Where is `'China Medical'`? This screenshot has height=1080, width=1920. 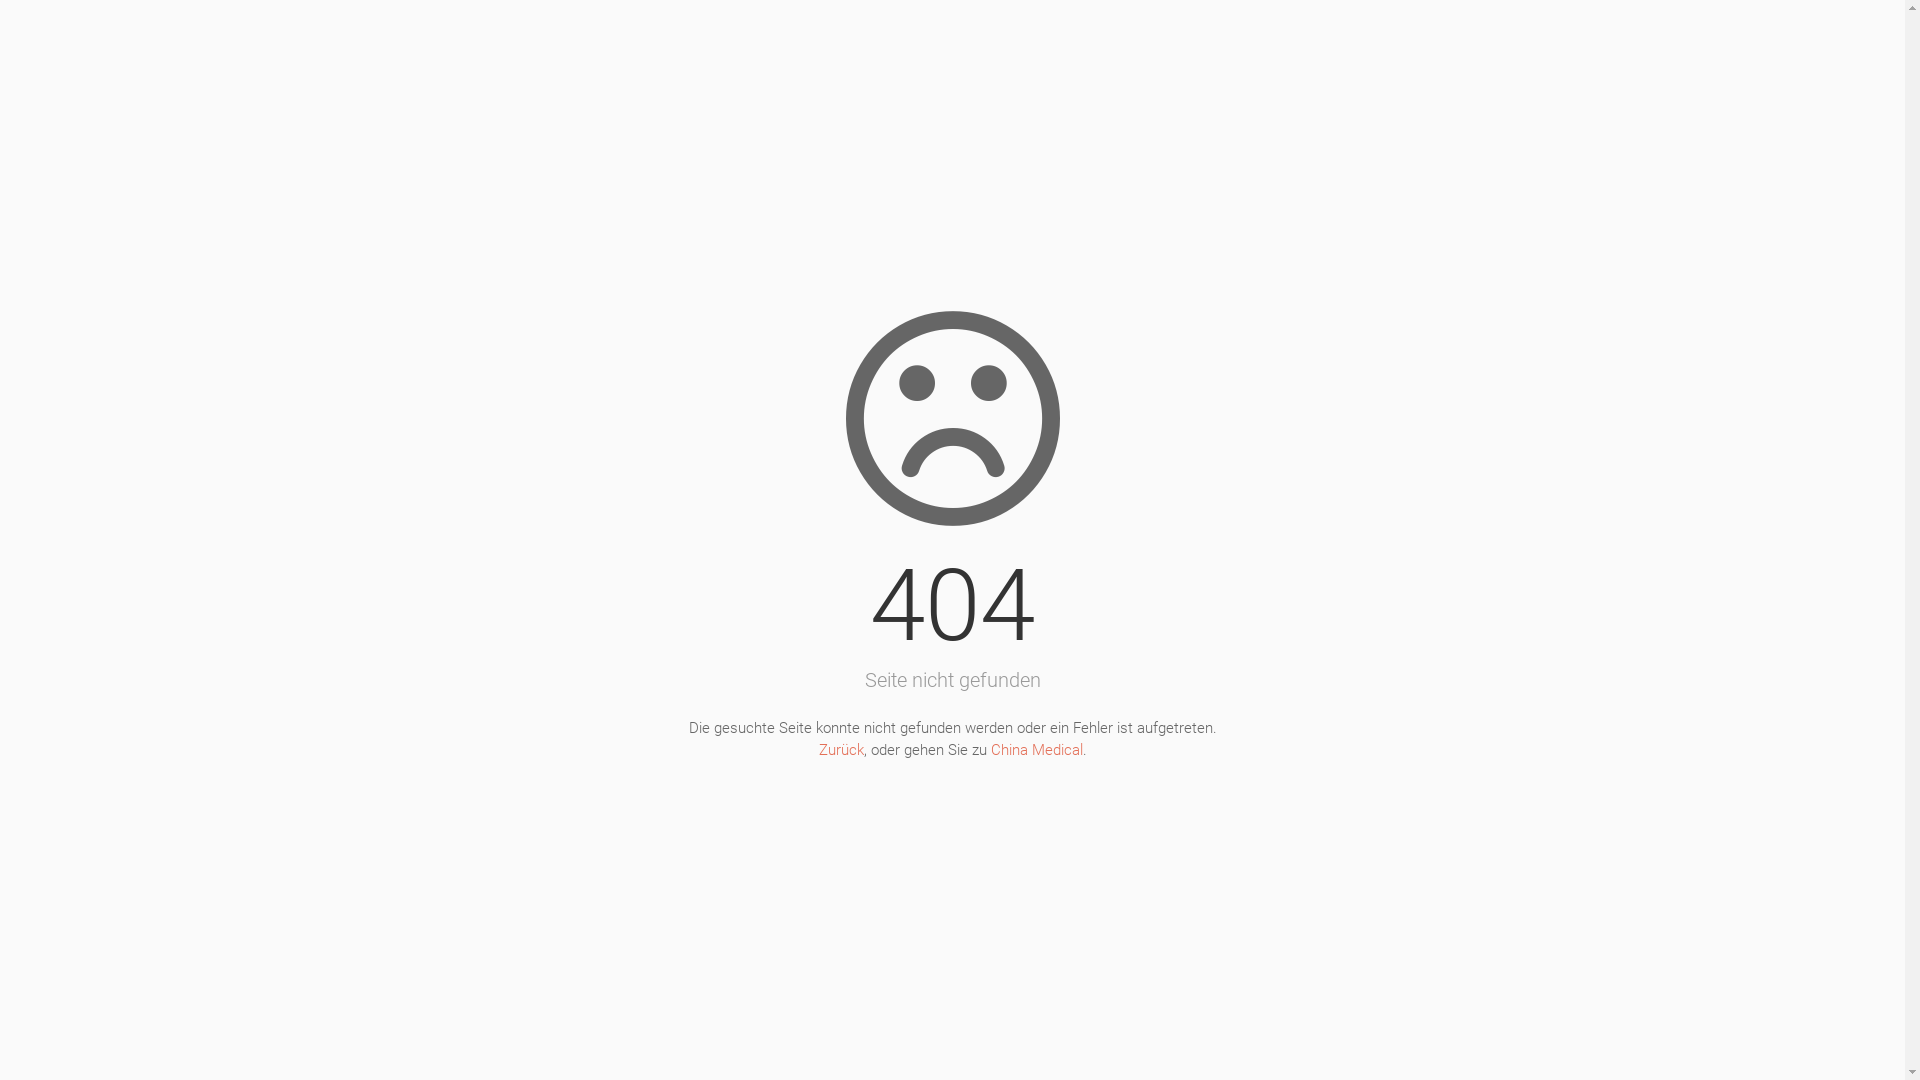
'China Medical' is located at coordinates (1036, 749).